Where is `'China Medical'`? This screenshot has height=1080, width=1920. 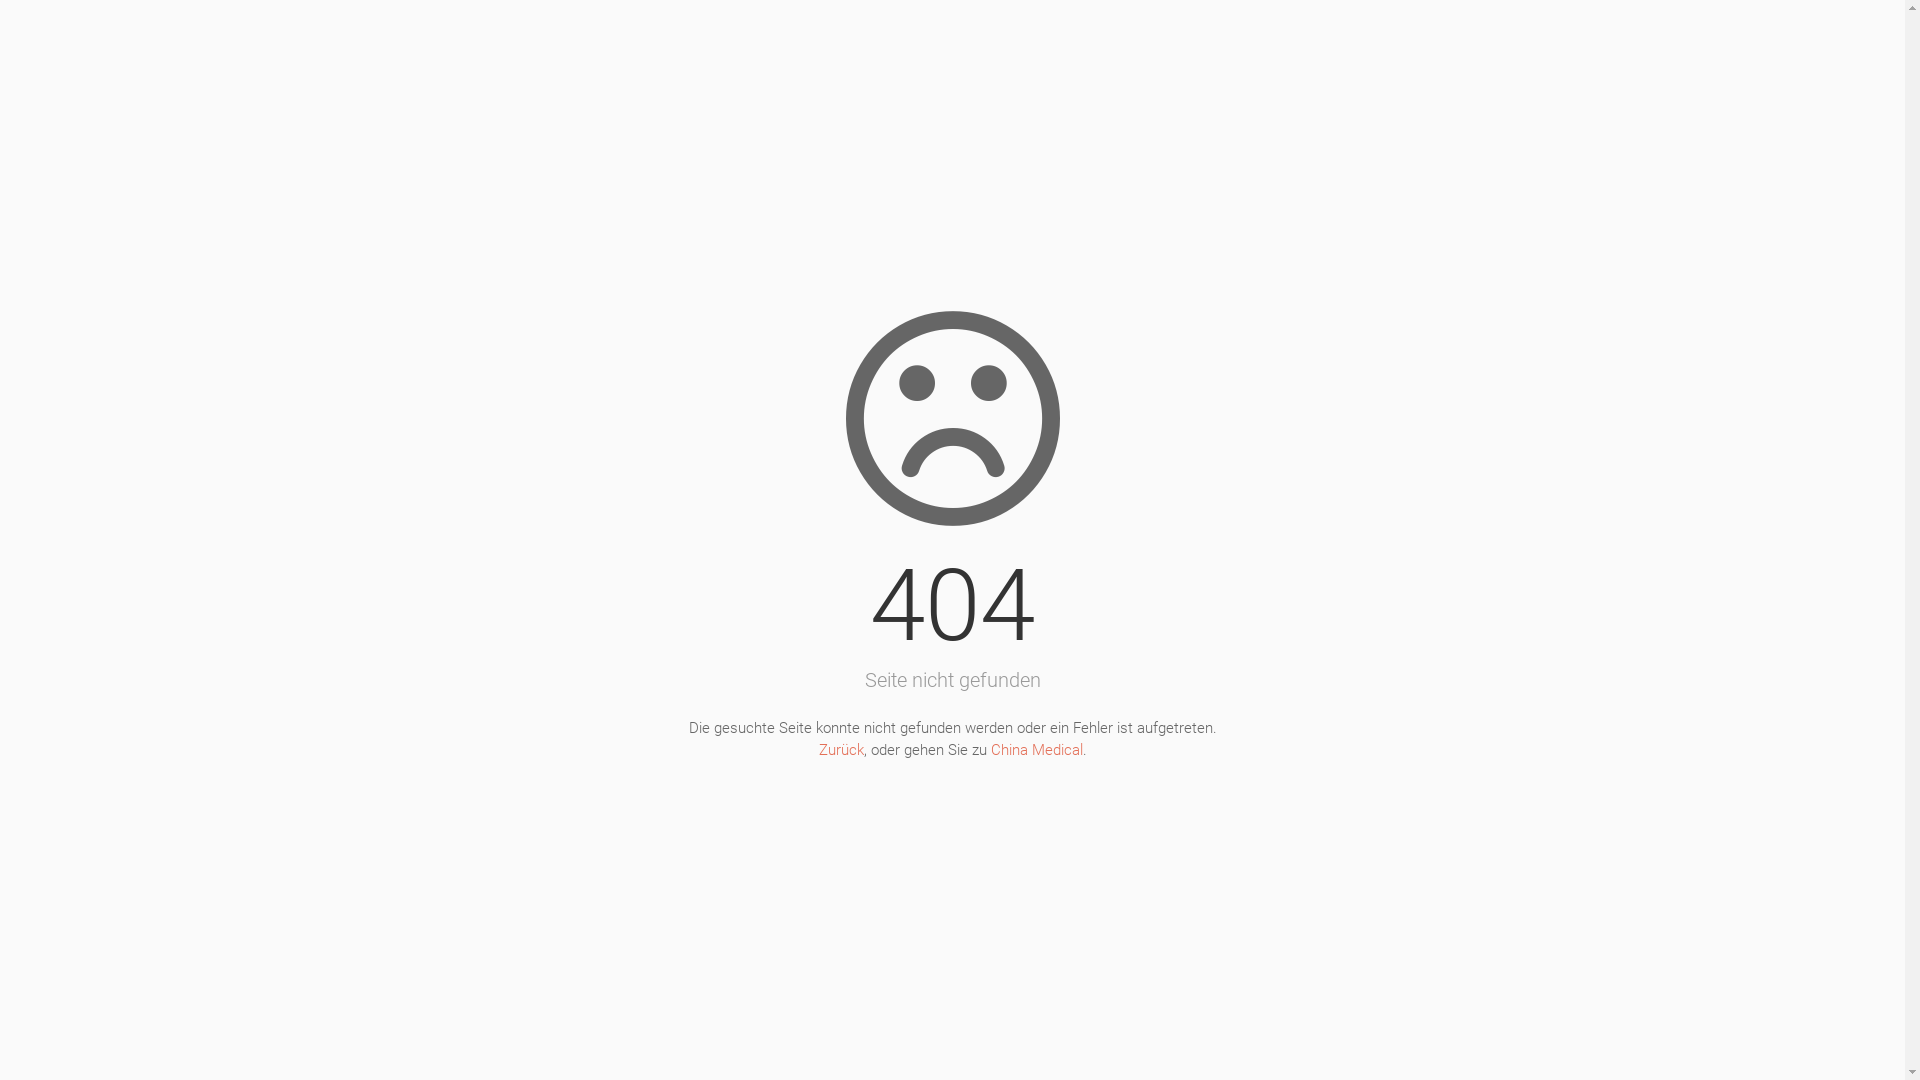
'China Medical' is located at coordinates (1036, 749).